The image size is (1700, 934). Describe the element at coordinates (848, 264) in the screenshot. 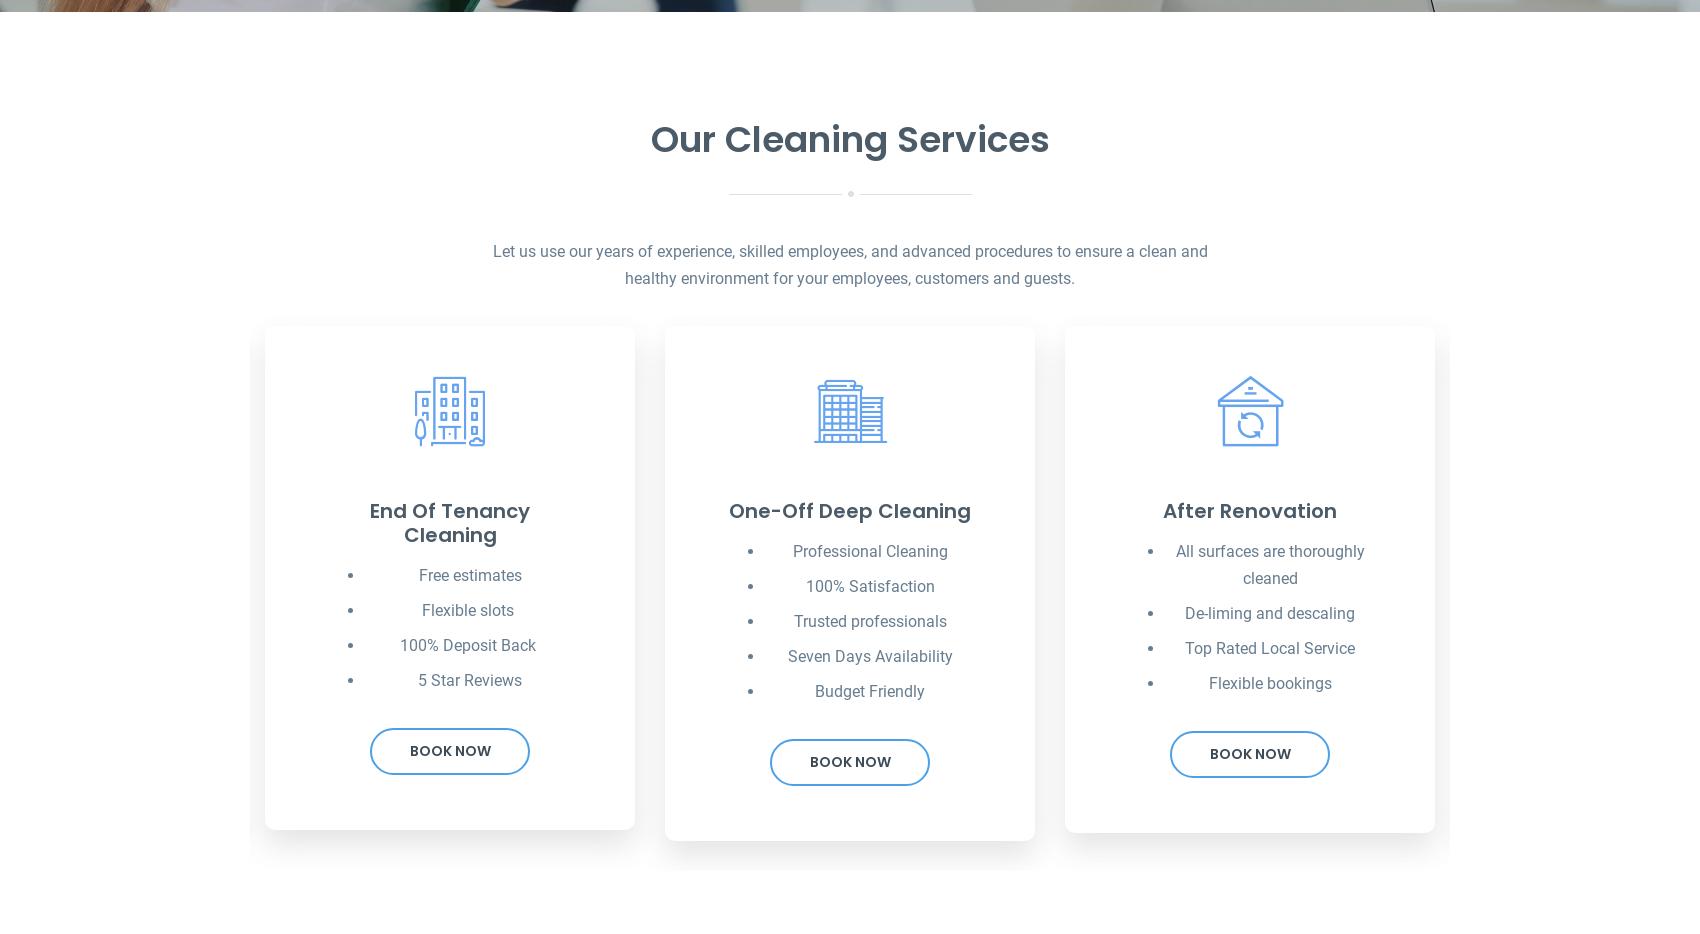

I see `'Let us use our years of experience, skilled employees, and advanced procedures to ensure a clean and healthy environment for your employees, customers and guests.'` at that location.